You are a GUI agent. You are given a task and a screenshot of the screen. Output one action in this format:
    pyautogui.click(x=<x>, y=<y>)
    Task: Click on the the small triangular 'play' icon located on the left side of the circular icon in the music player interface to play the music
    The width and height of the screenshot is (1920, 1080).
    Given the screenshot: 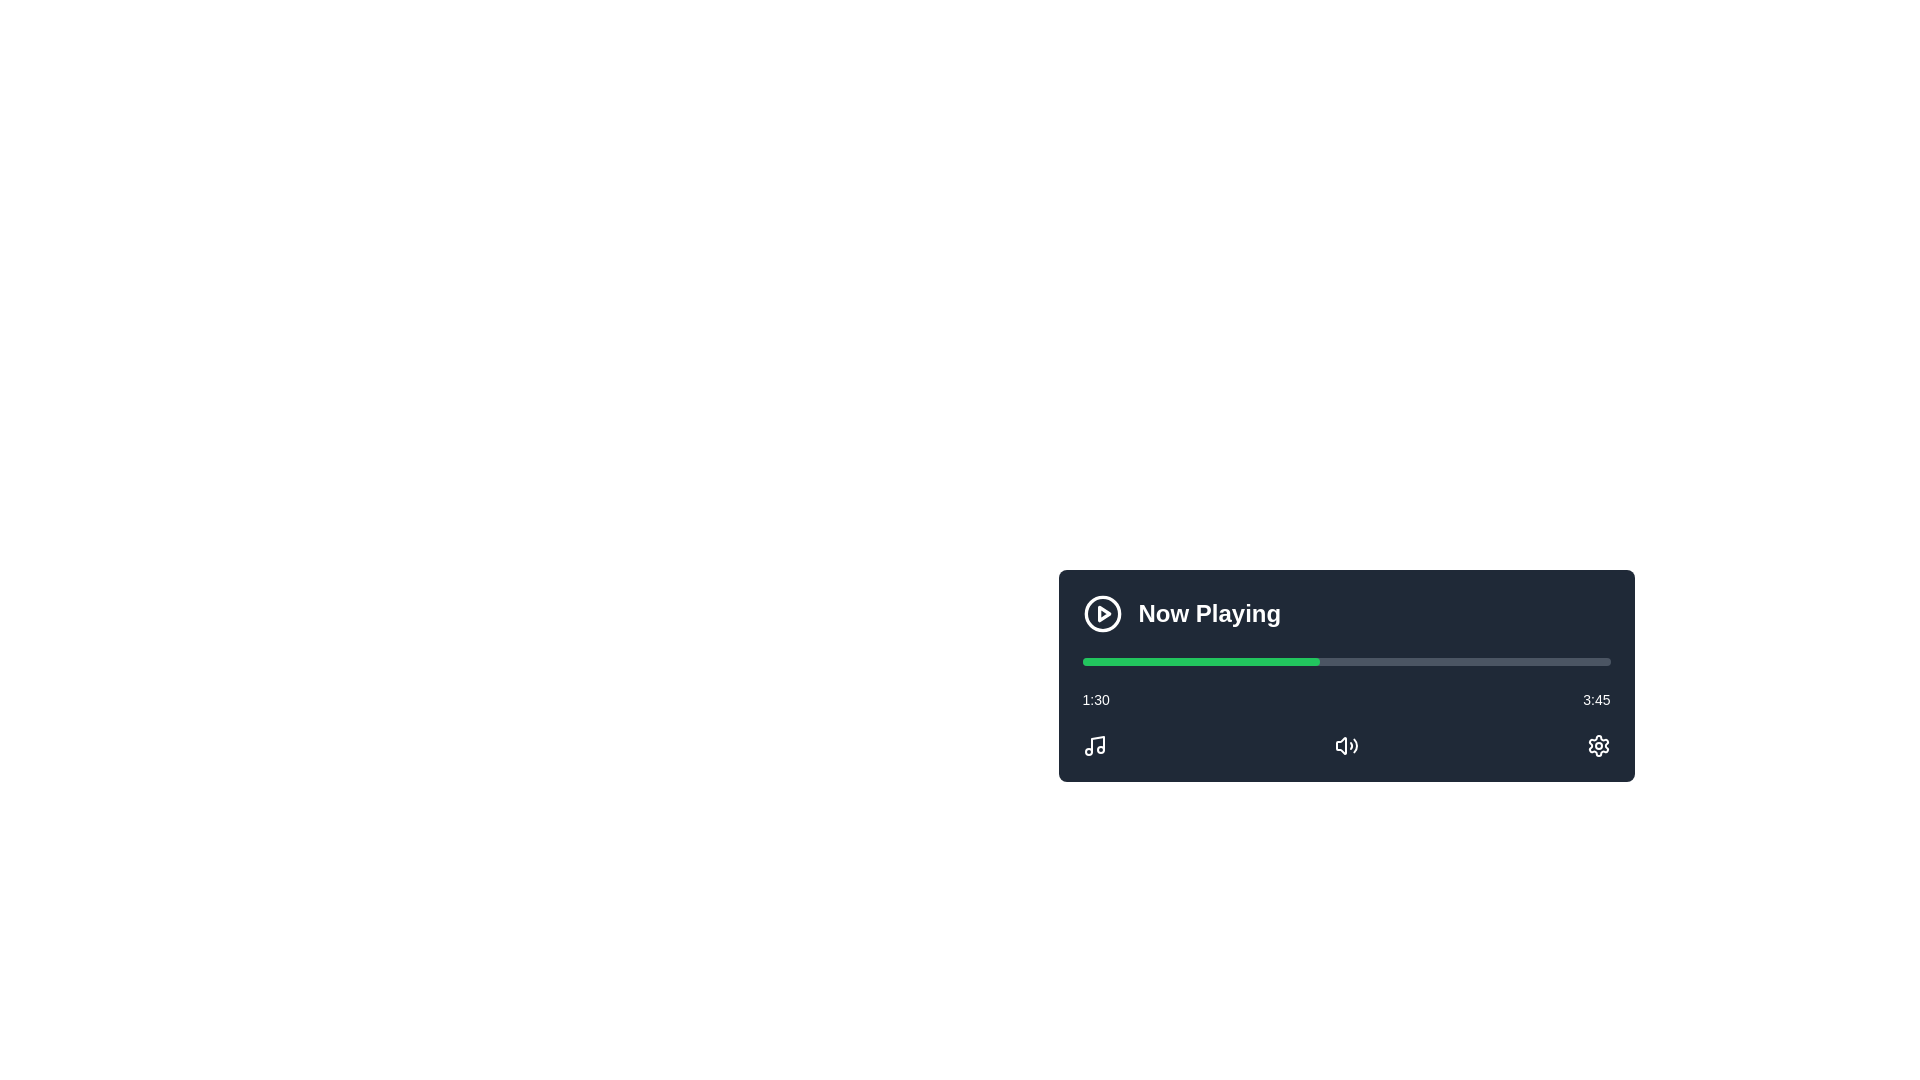 What is the action you would take?
    pyautogui.click(x=1103, y=612)
    